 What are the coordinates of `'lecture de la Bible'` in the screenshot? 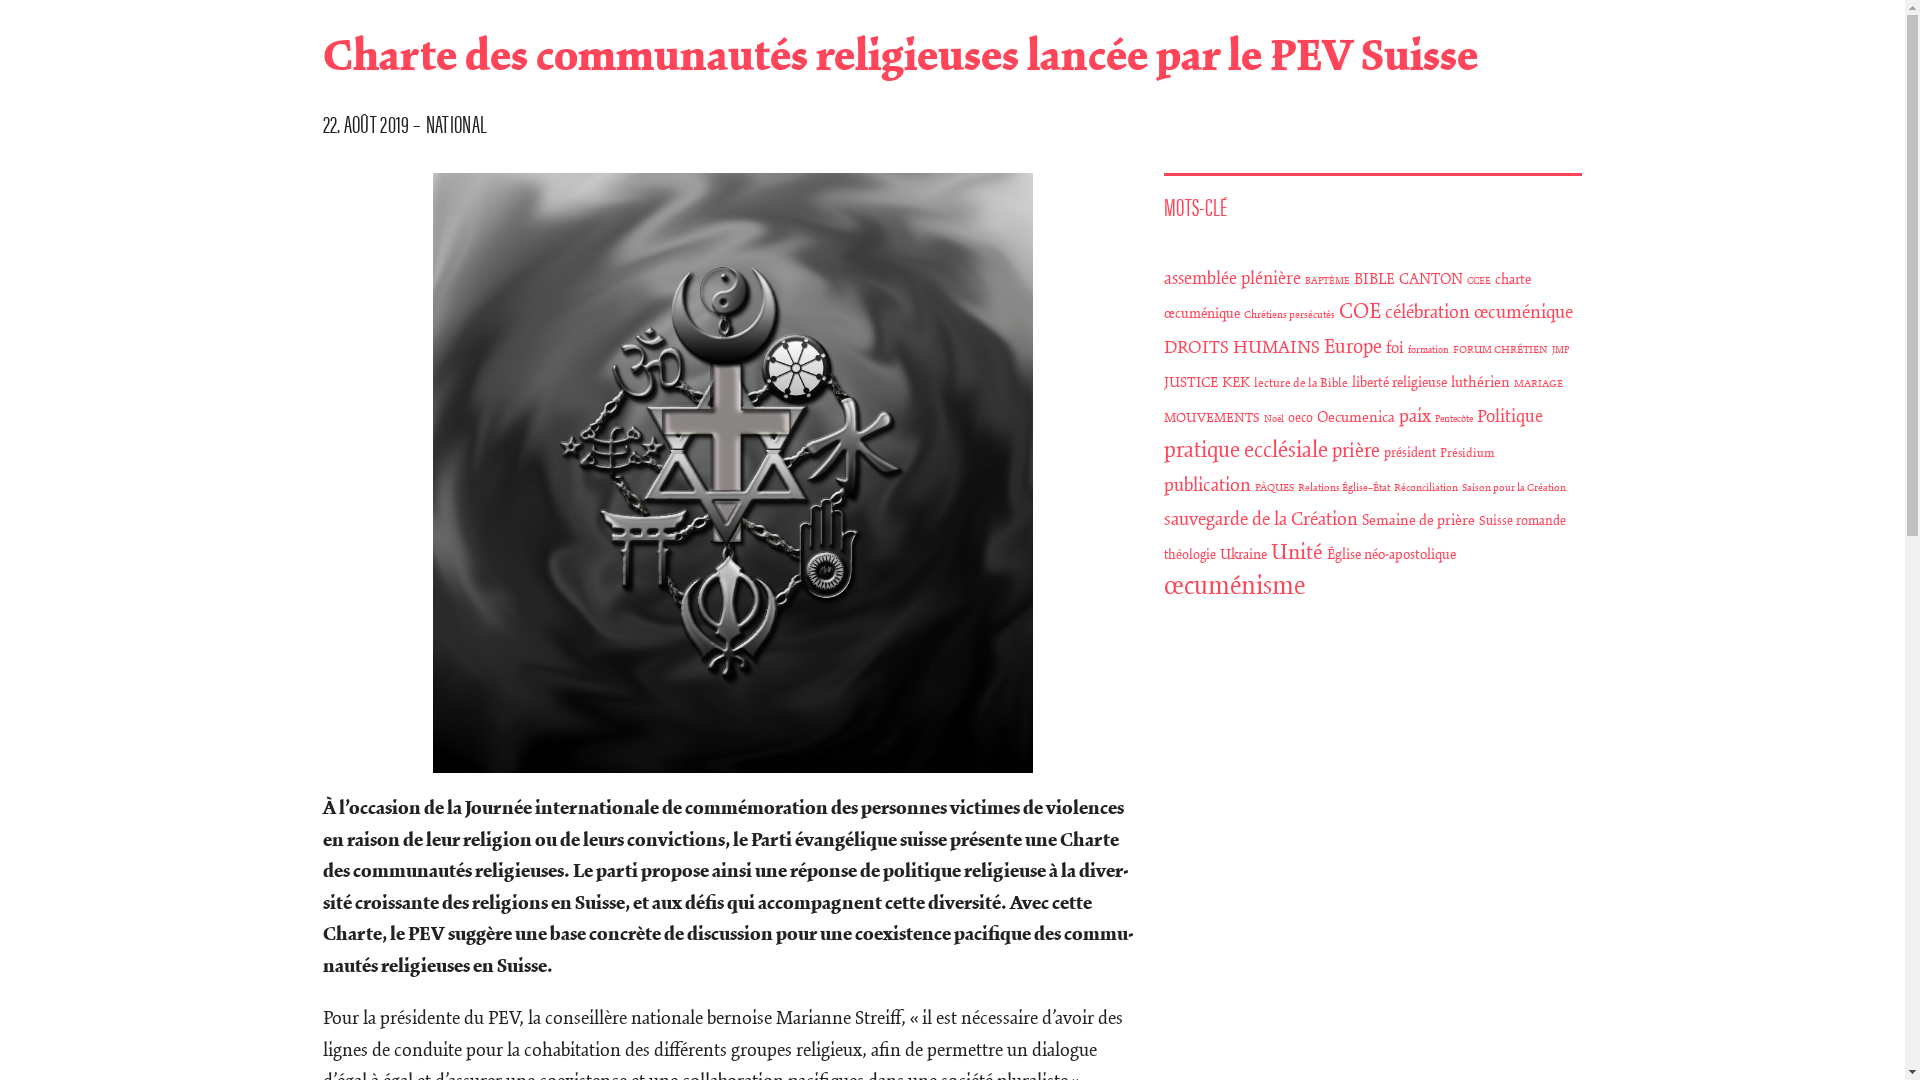 It's located at (1300, 383).